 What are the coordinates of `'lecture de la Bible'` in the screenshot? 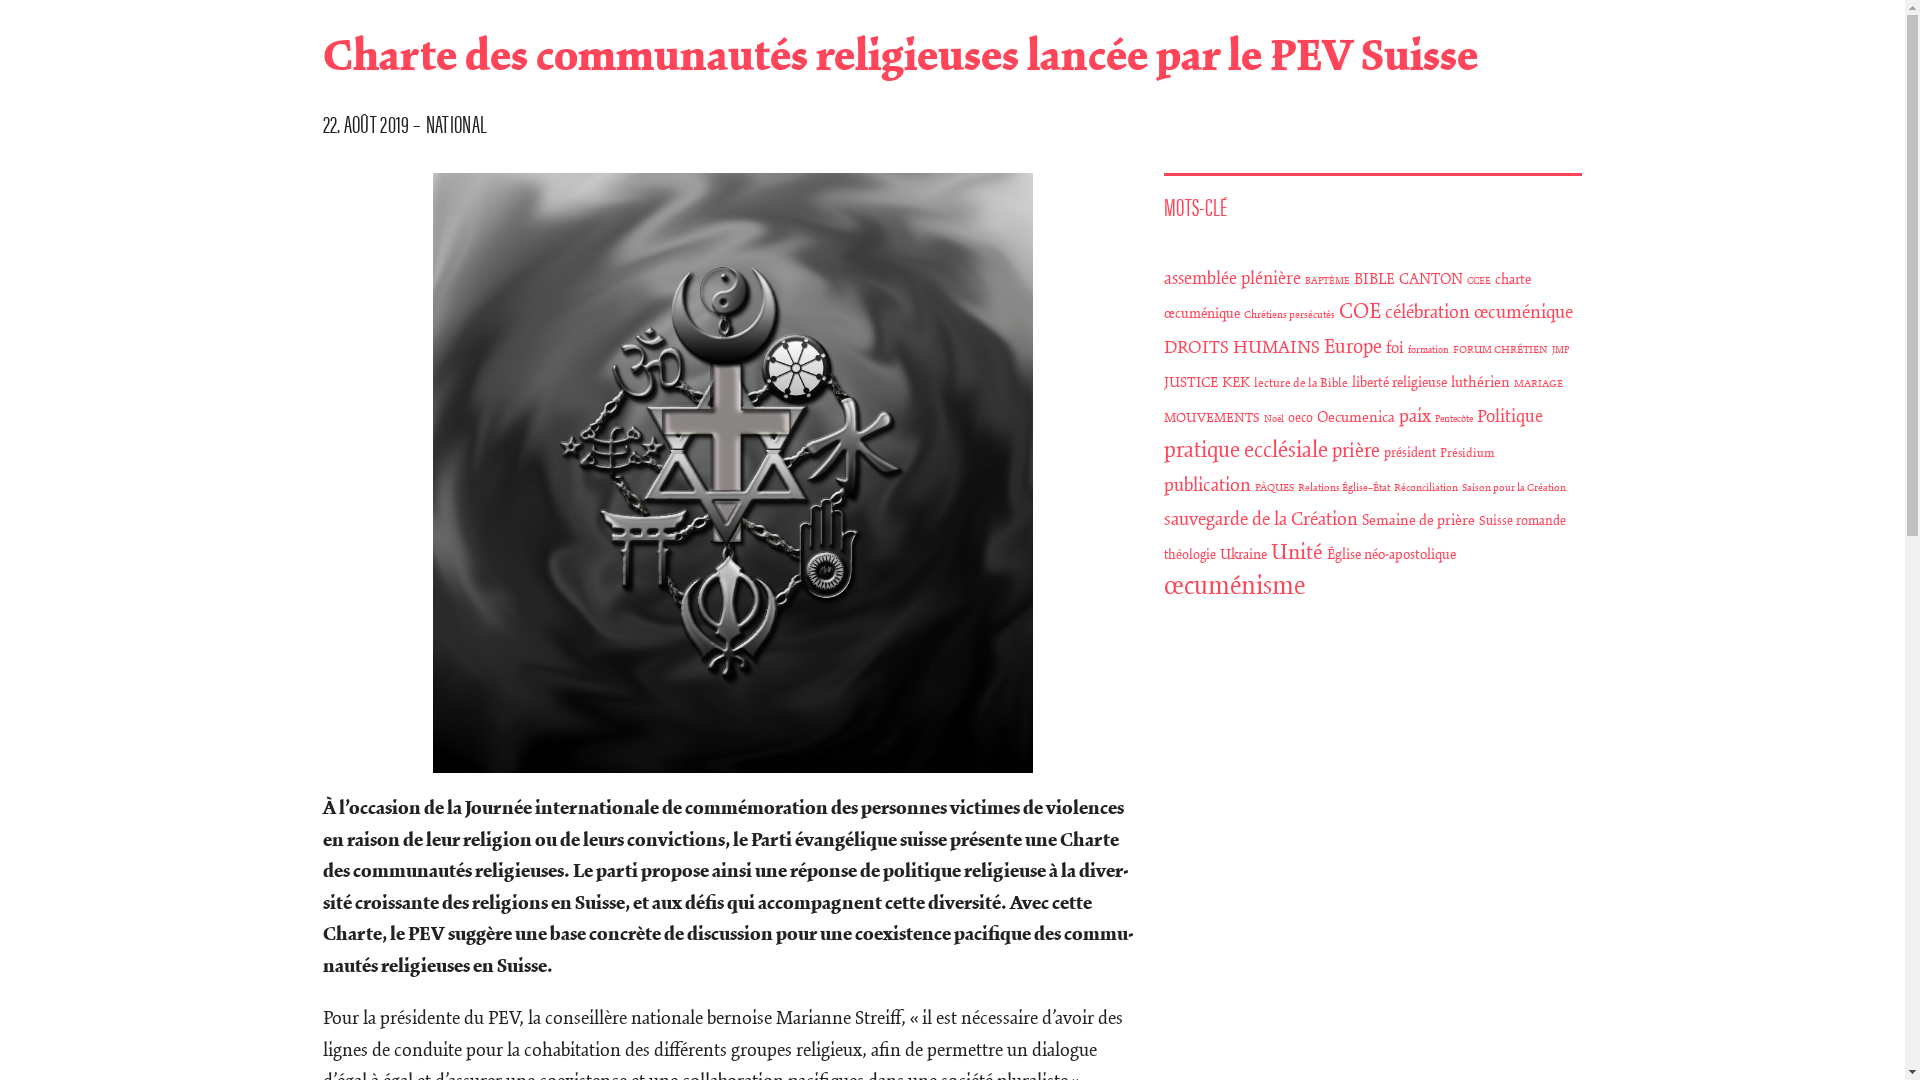 It's located at (1300, 383).